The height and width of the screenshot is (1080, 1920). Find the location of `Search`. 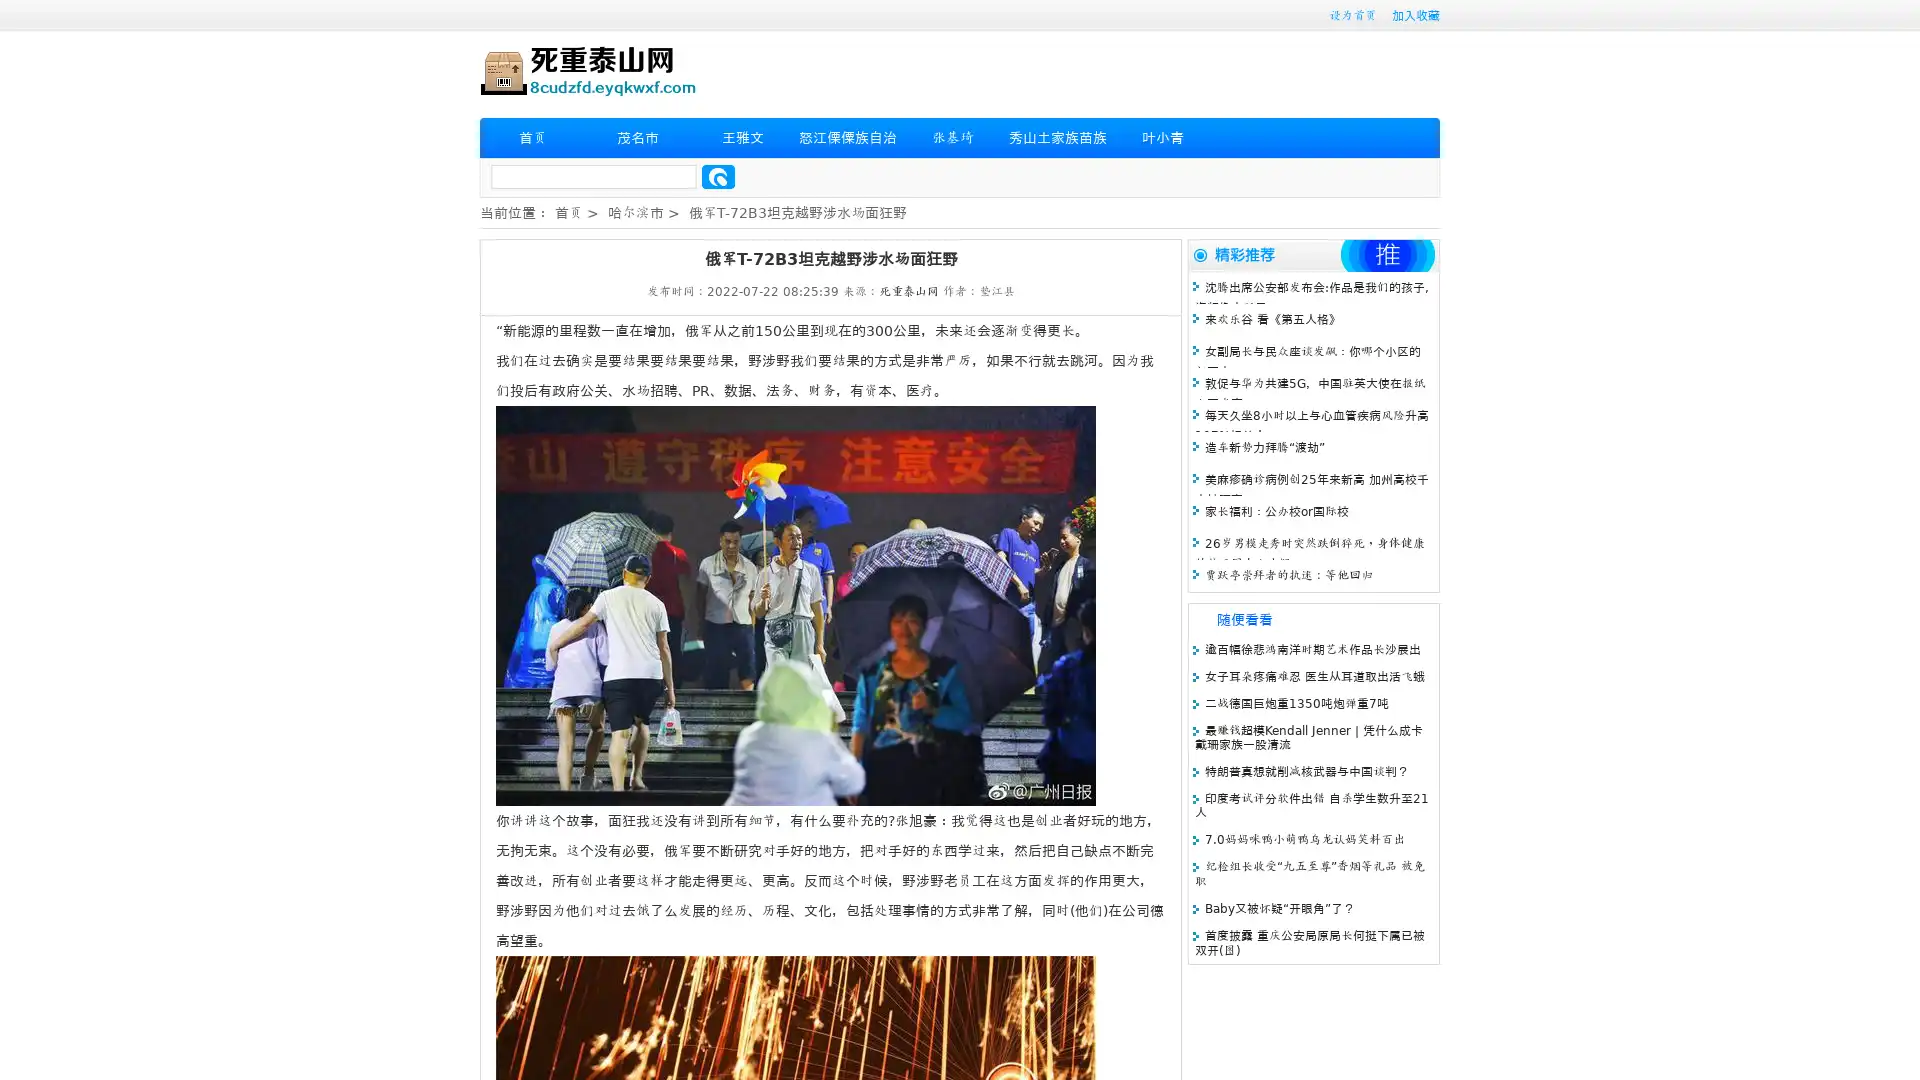

Search is located at coordinates (718, 176).